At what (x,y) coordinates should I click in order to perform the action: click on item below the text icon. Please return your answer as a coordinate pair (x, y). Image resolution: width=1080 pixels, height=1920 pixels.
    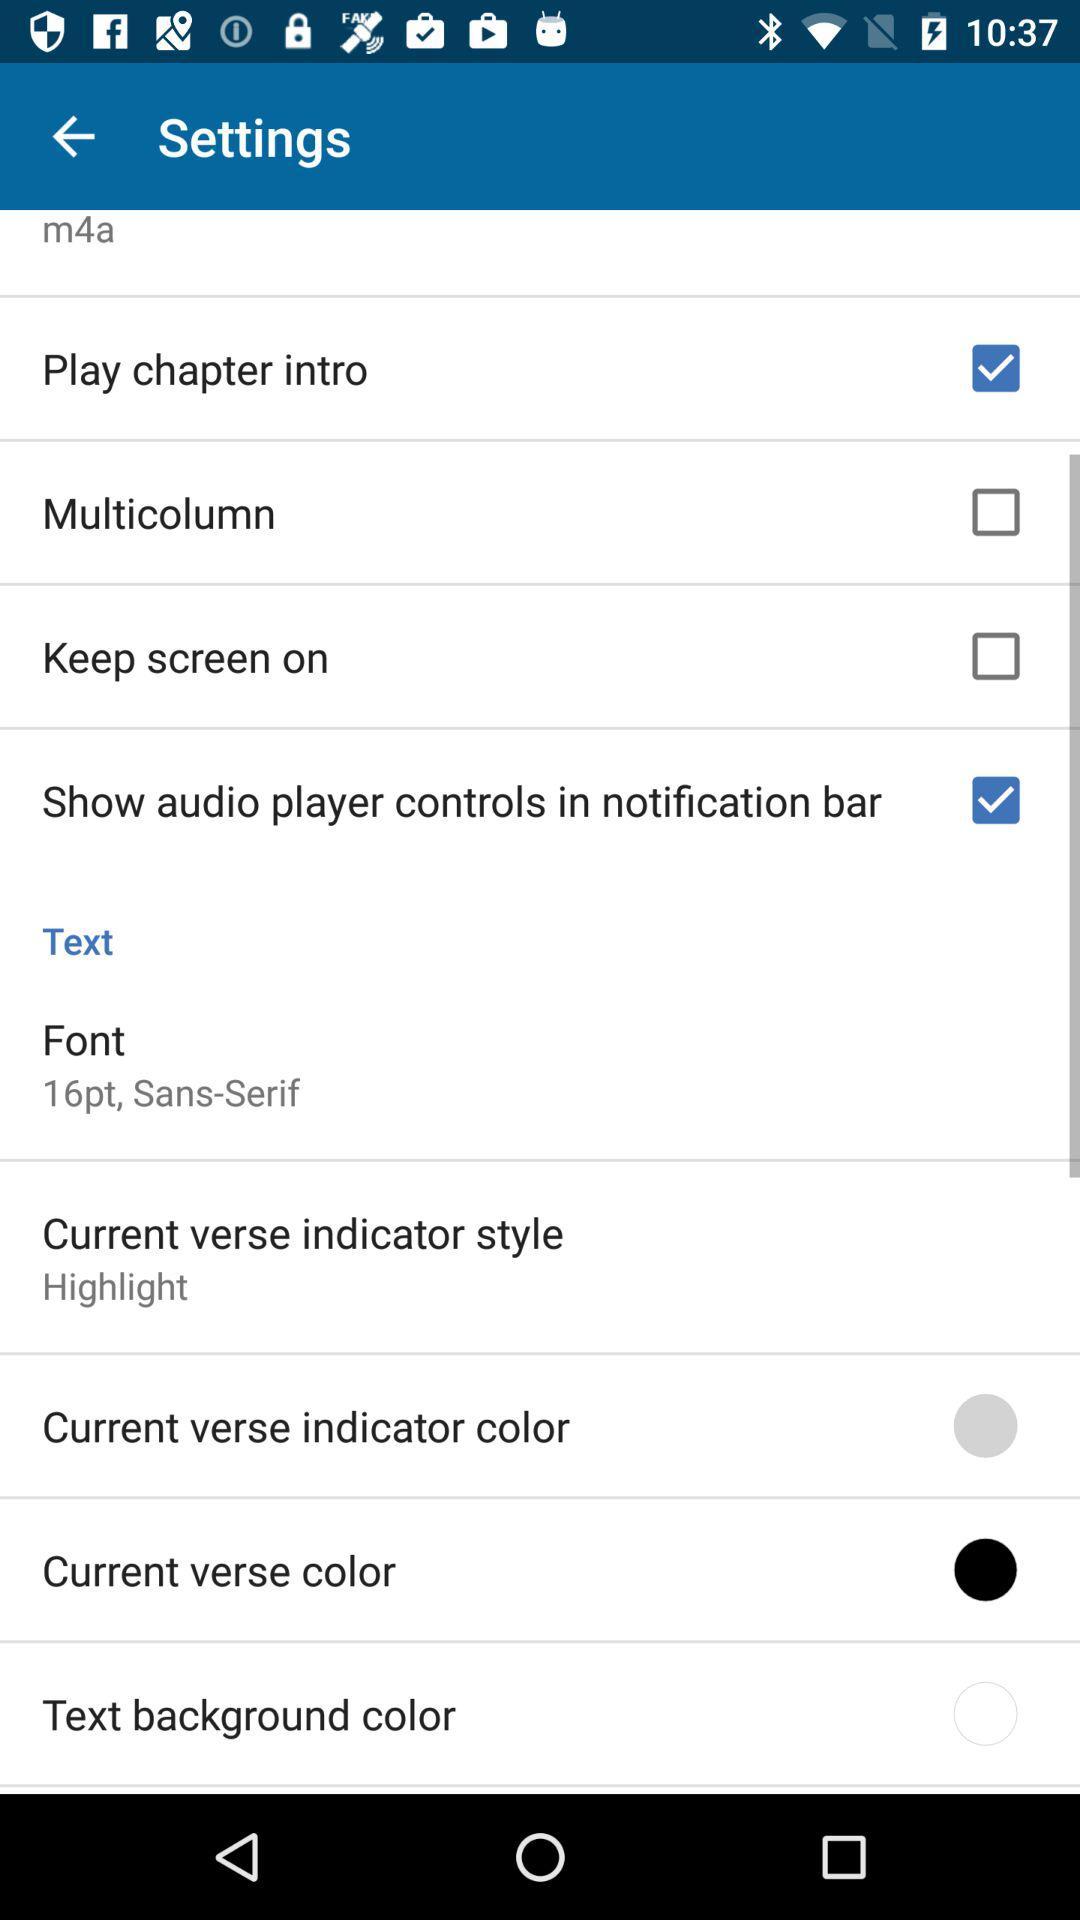
    Looking at the image, I should click on (82, 1032).